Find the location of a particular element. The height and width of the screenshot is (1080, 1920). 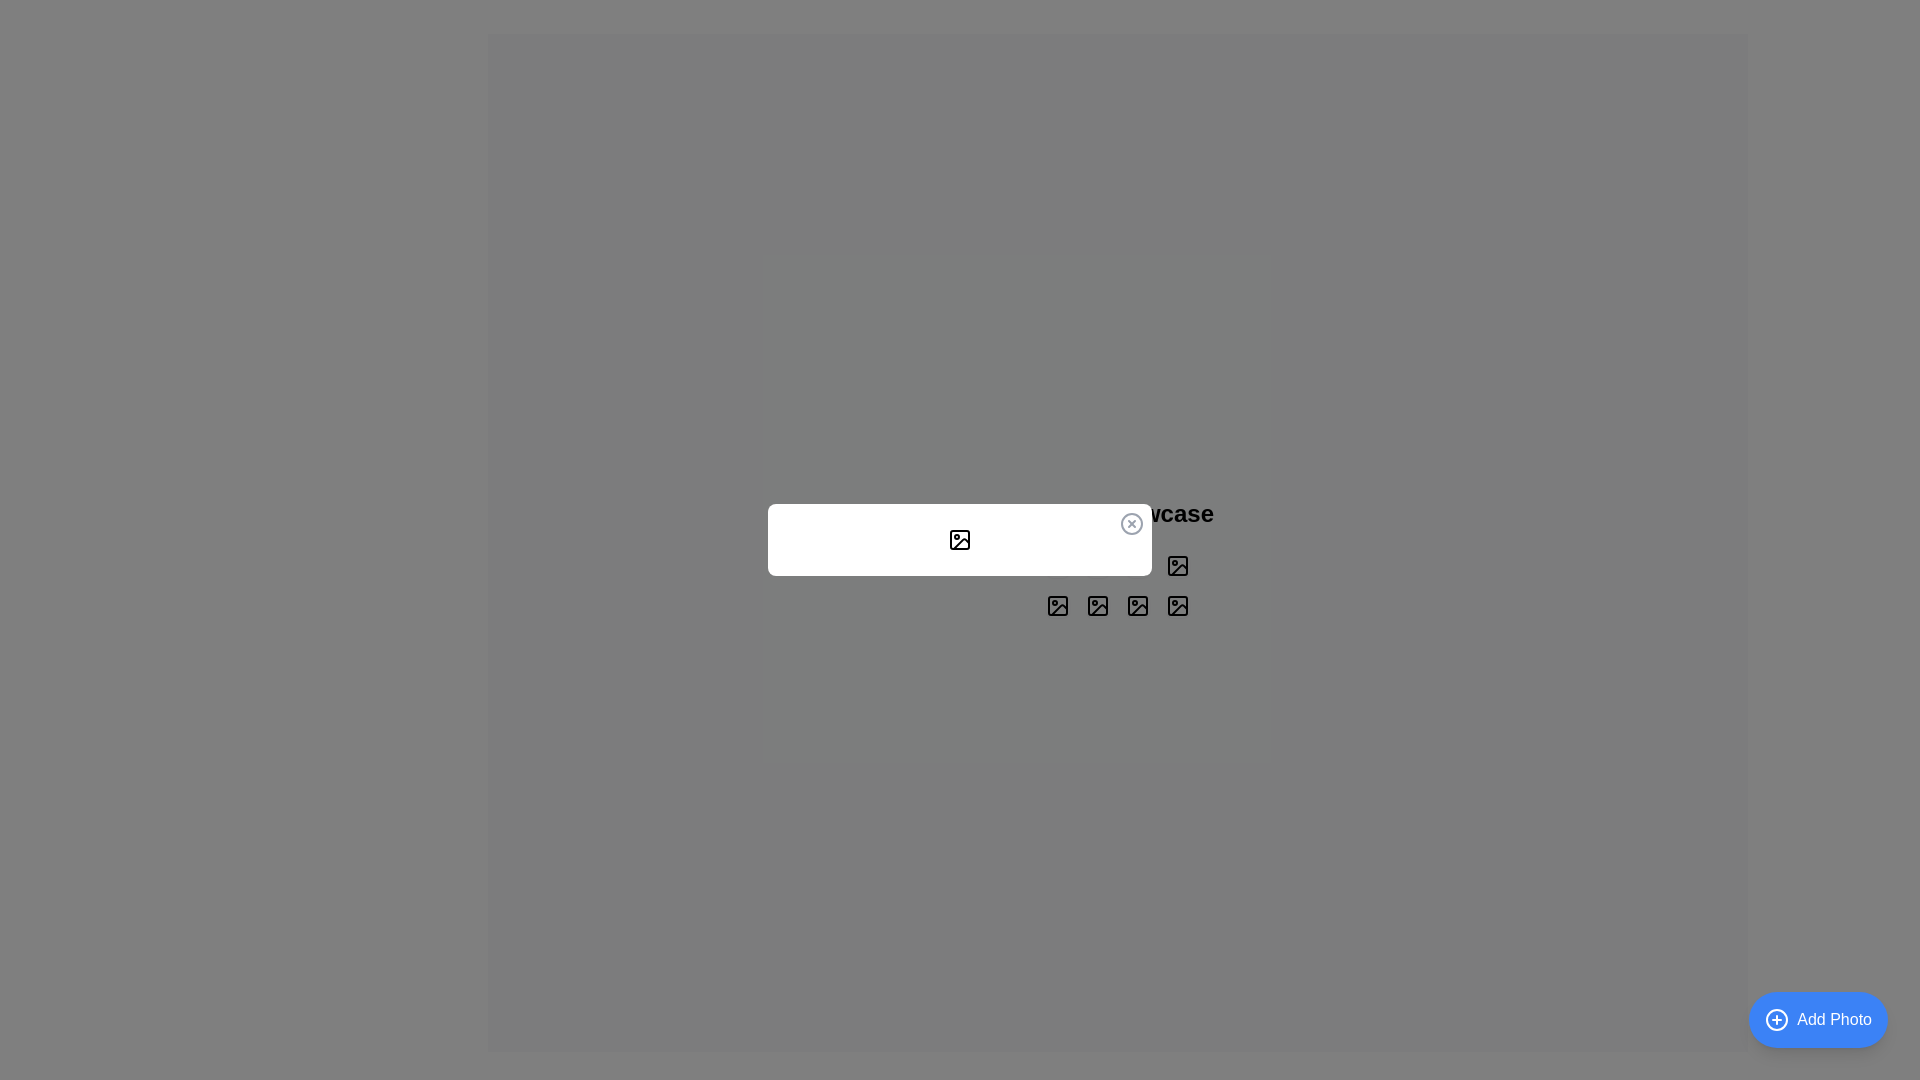

the fifth button in the bottom-right corner of the grid is located at coordinates (1177, 604).